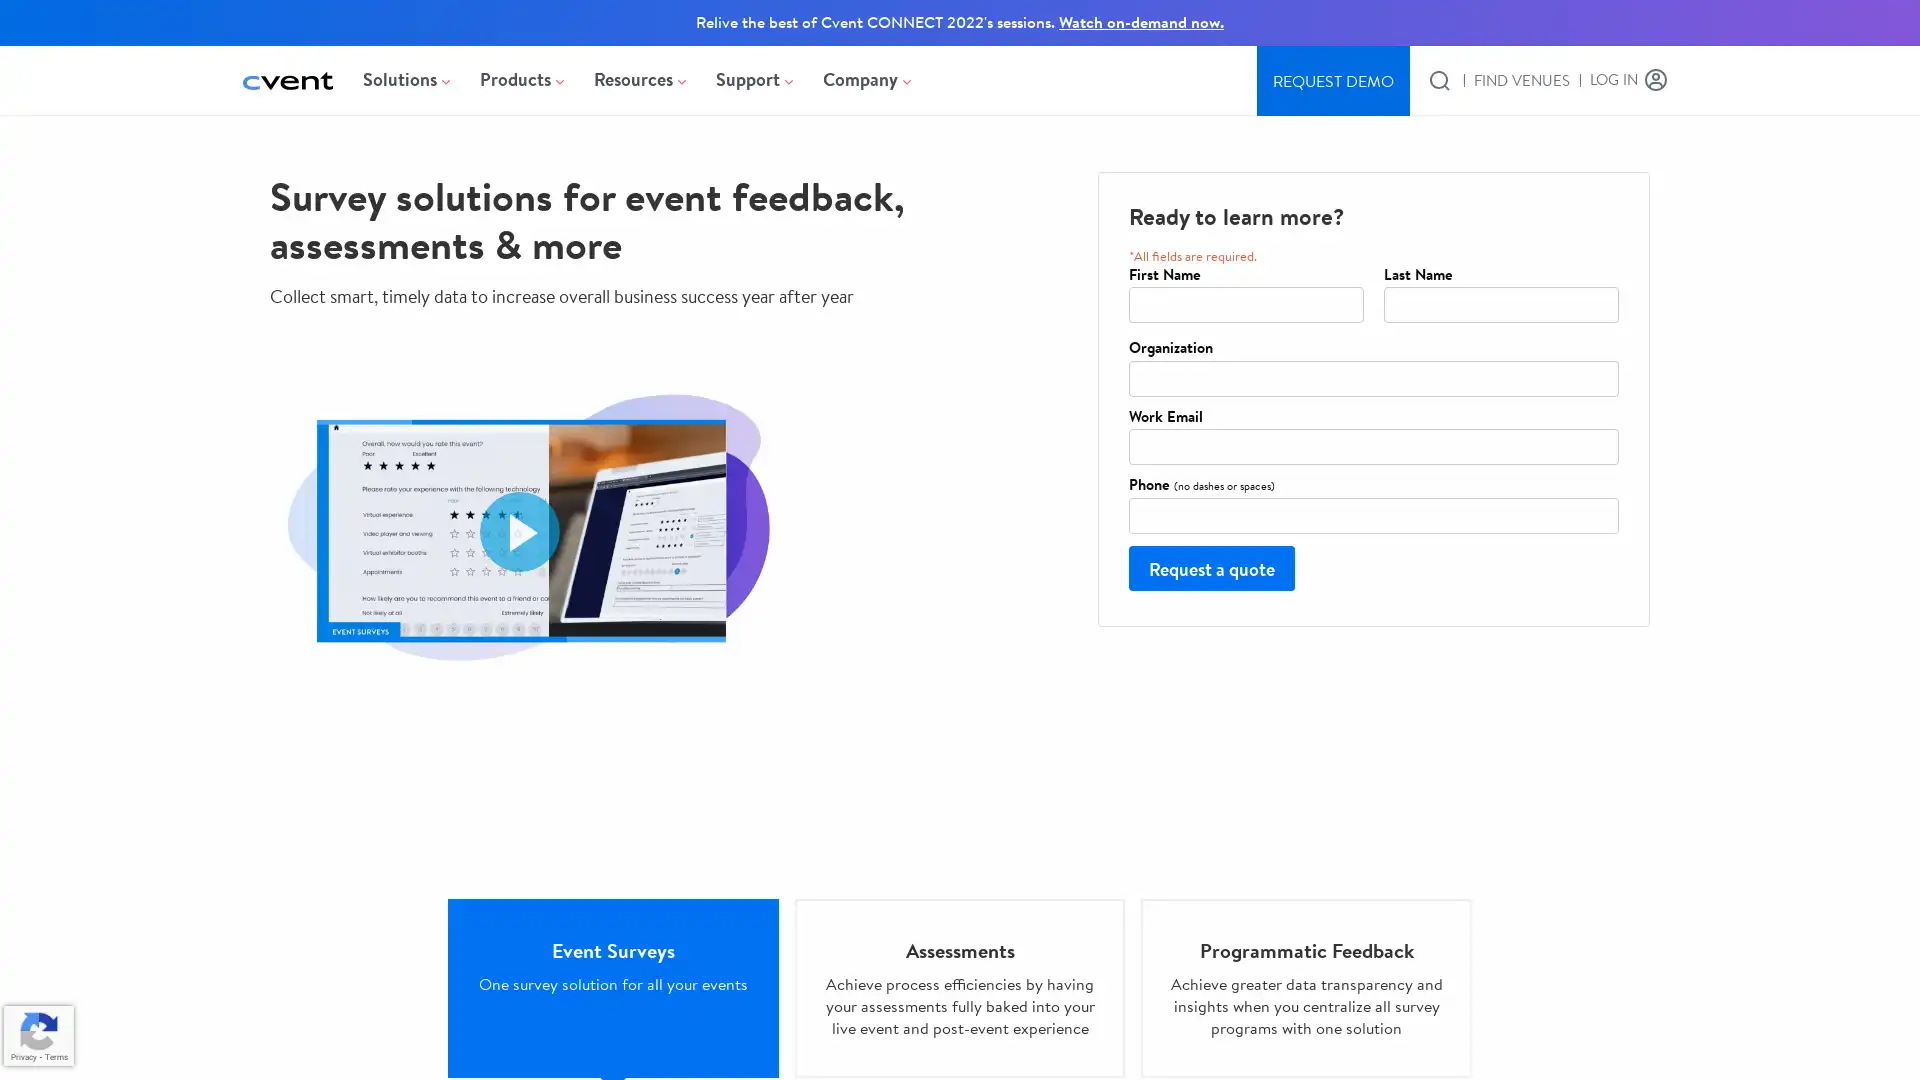  What do you see at coordinates (1210, 567) in the screenshot?
I see `Request a quote` at bounding box center [1210, 567].